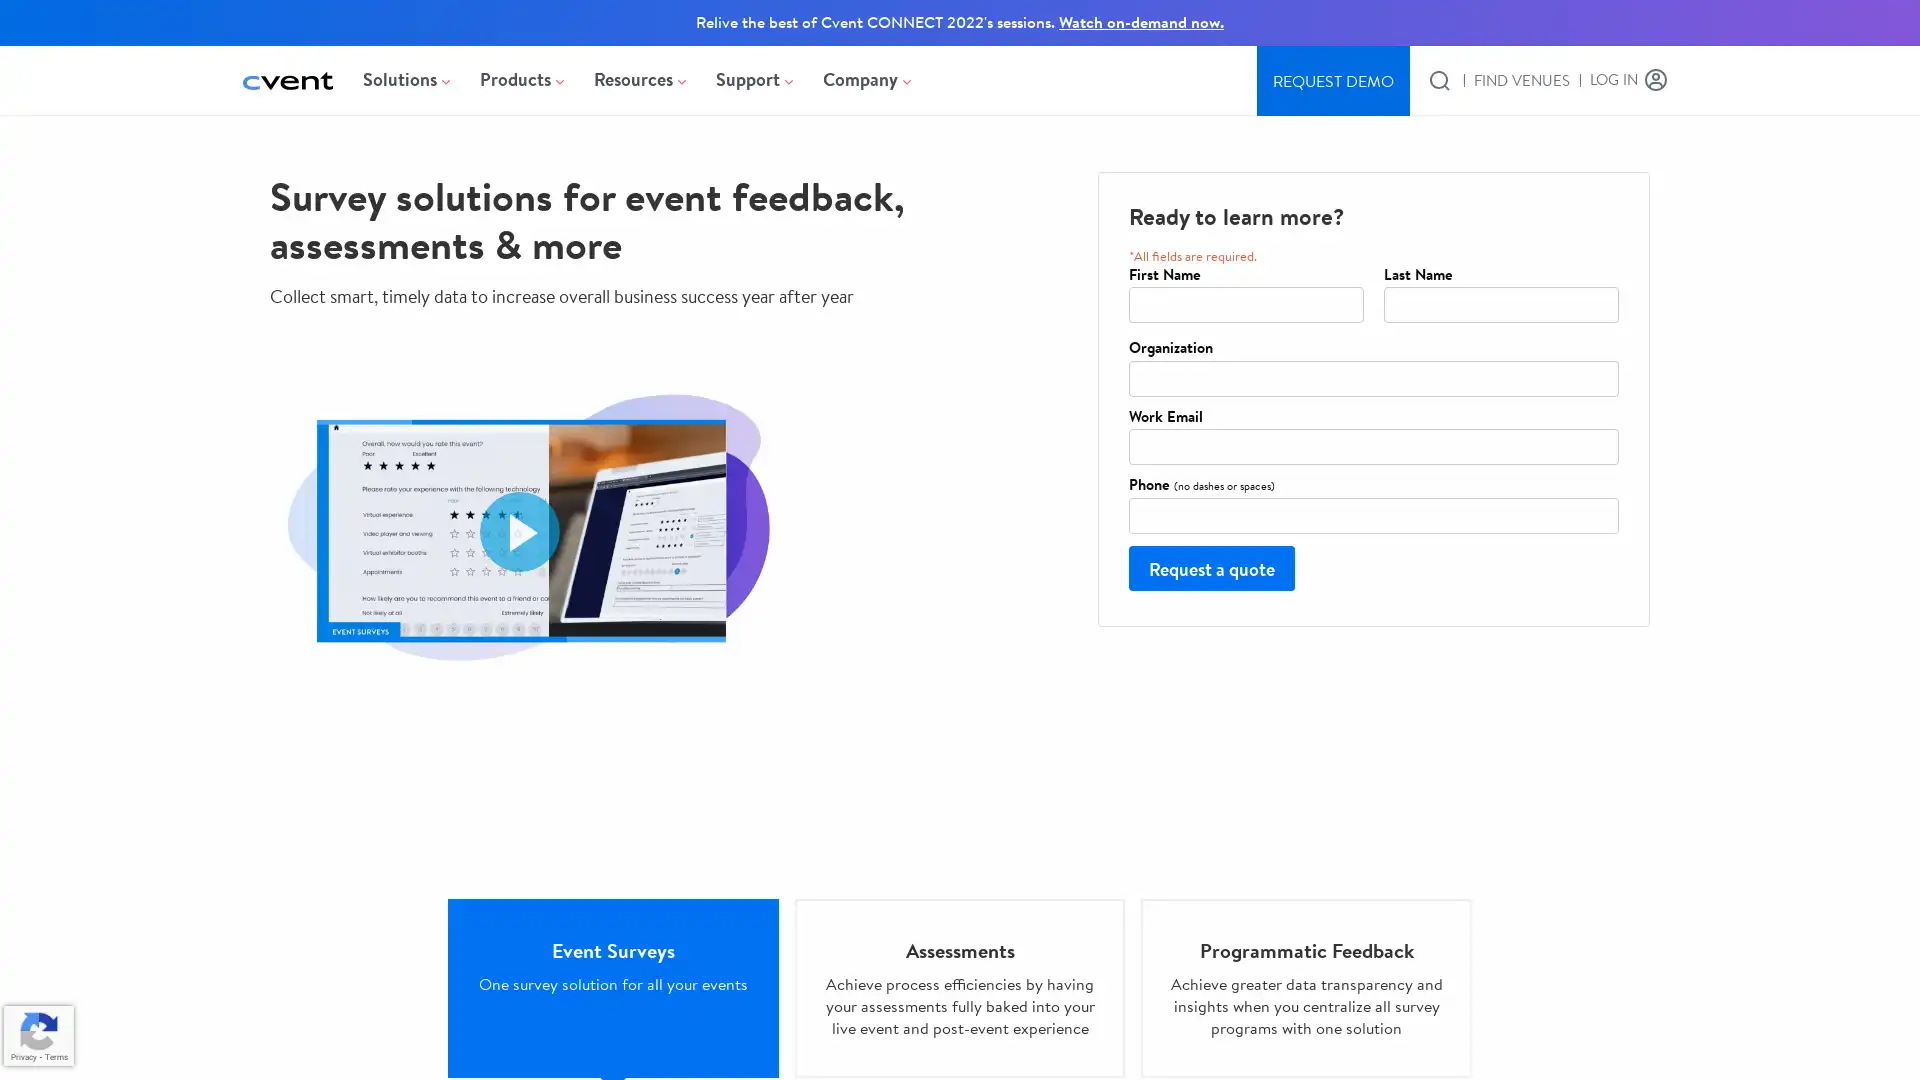  What do you see at coordinates (1210, 567) in the screenshot?
I see `Request a quote` at bounding box center [1210, 567].